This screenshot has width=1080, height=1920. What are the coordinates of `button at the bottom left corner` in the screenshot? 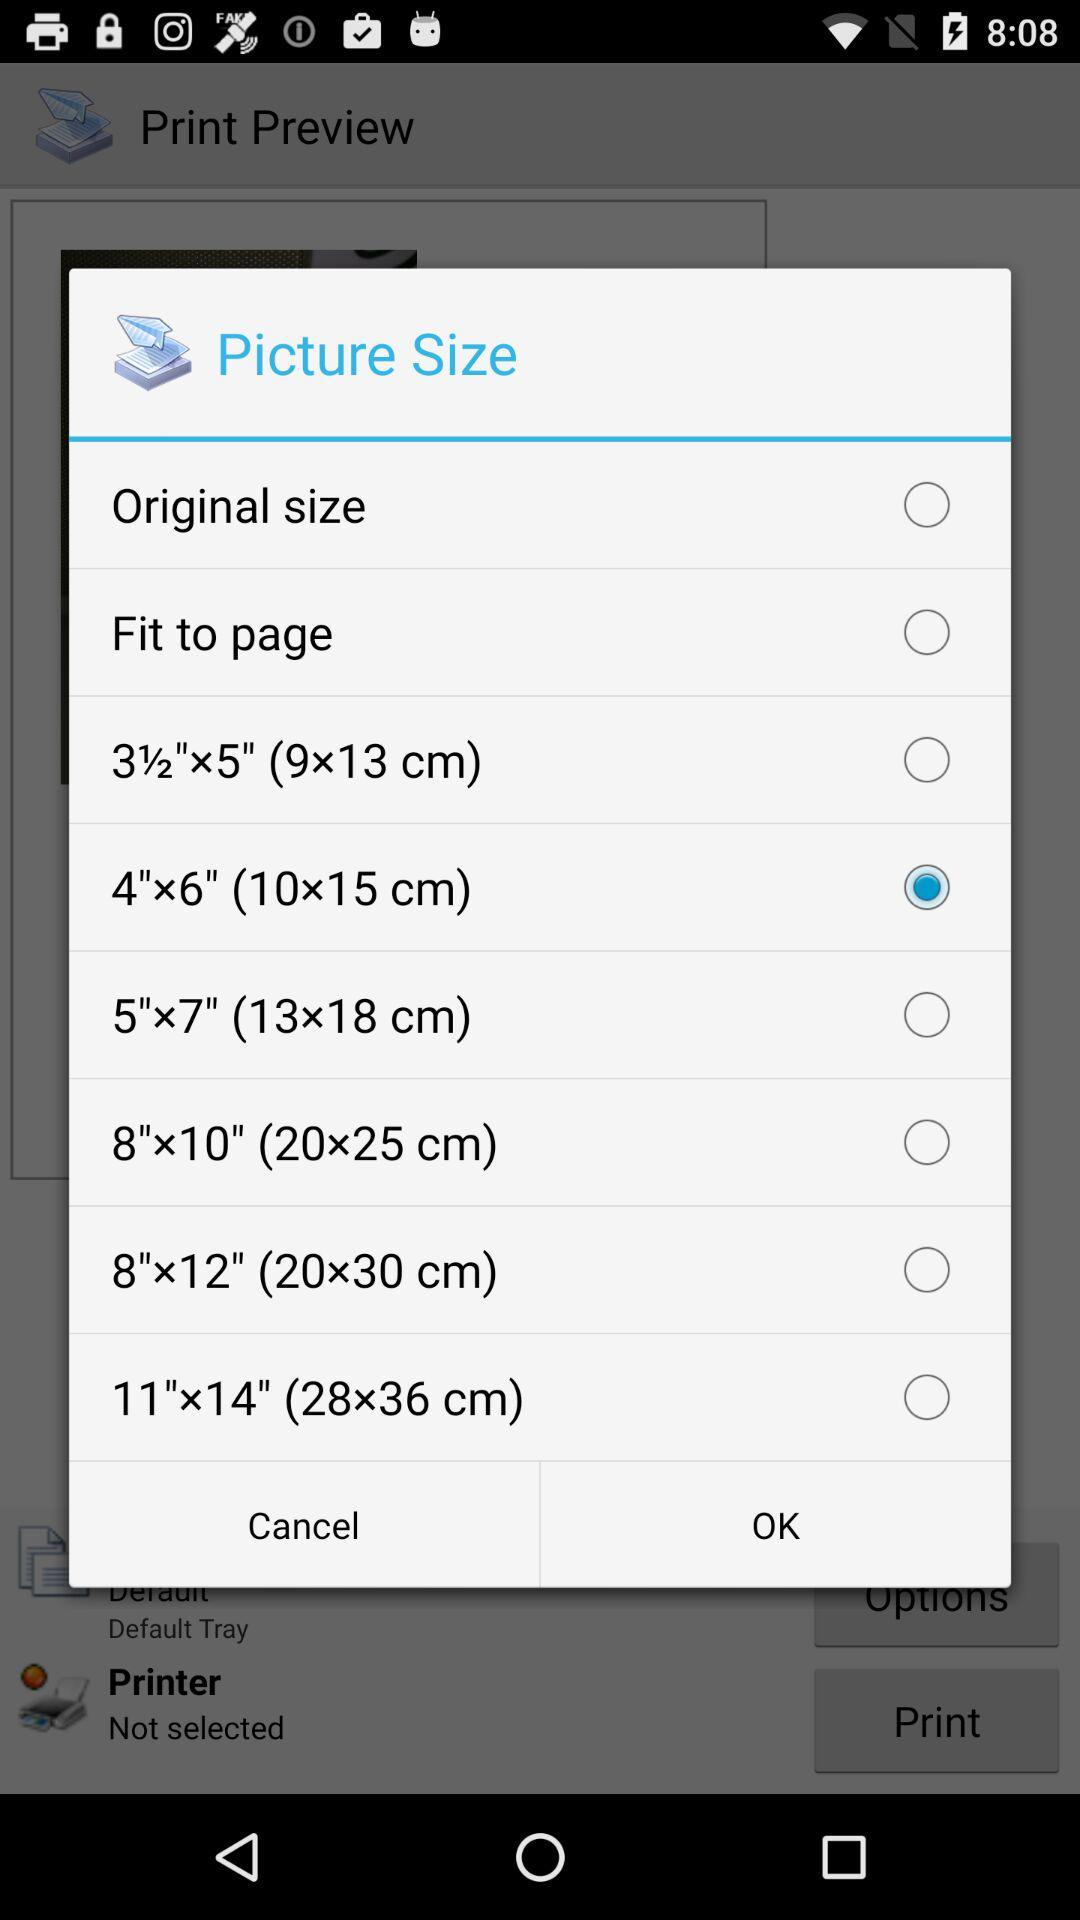 It's located at (304, 1523).